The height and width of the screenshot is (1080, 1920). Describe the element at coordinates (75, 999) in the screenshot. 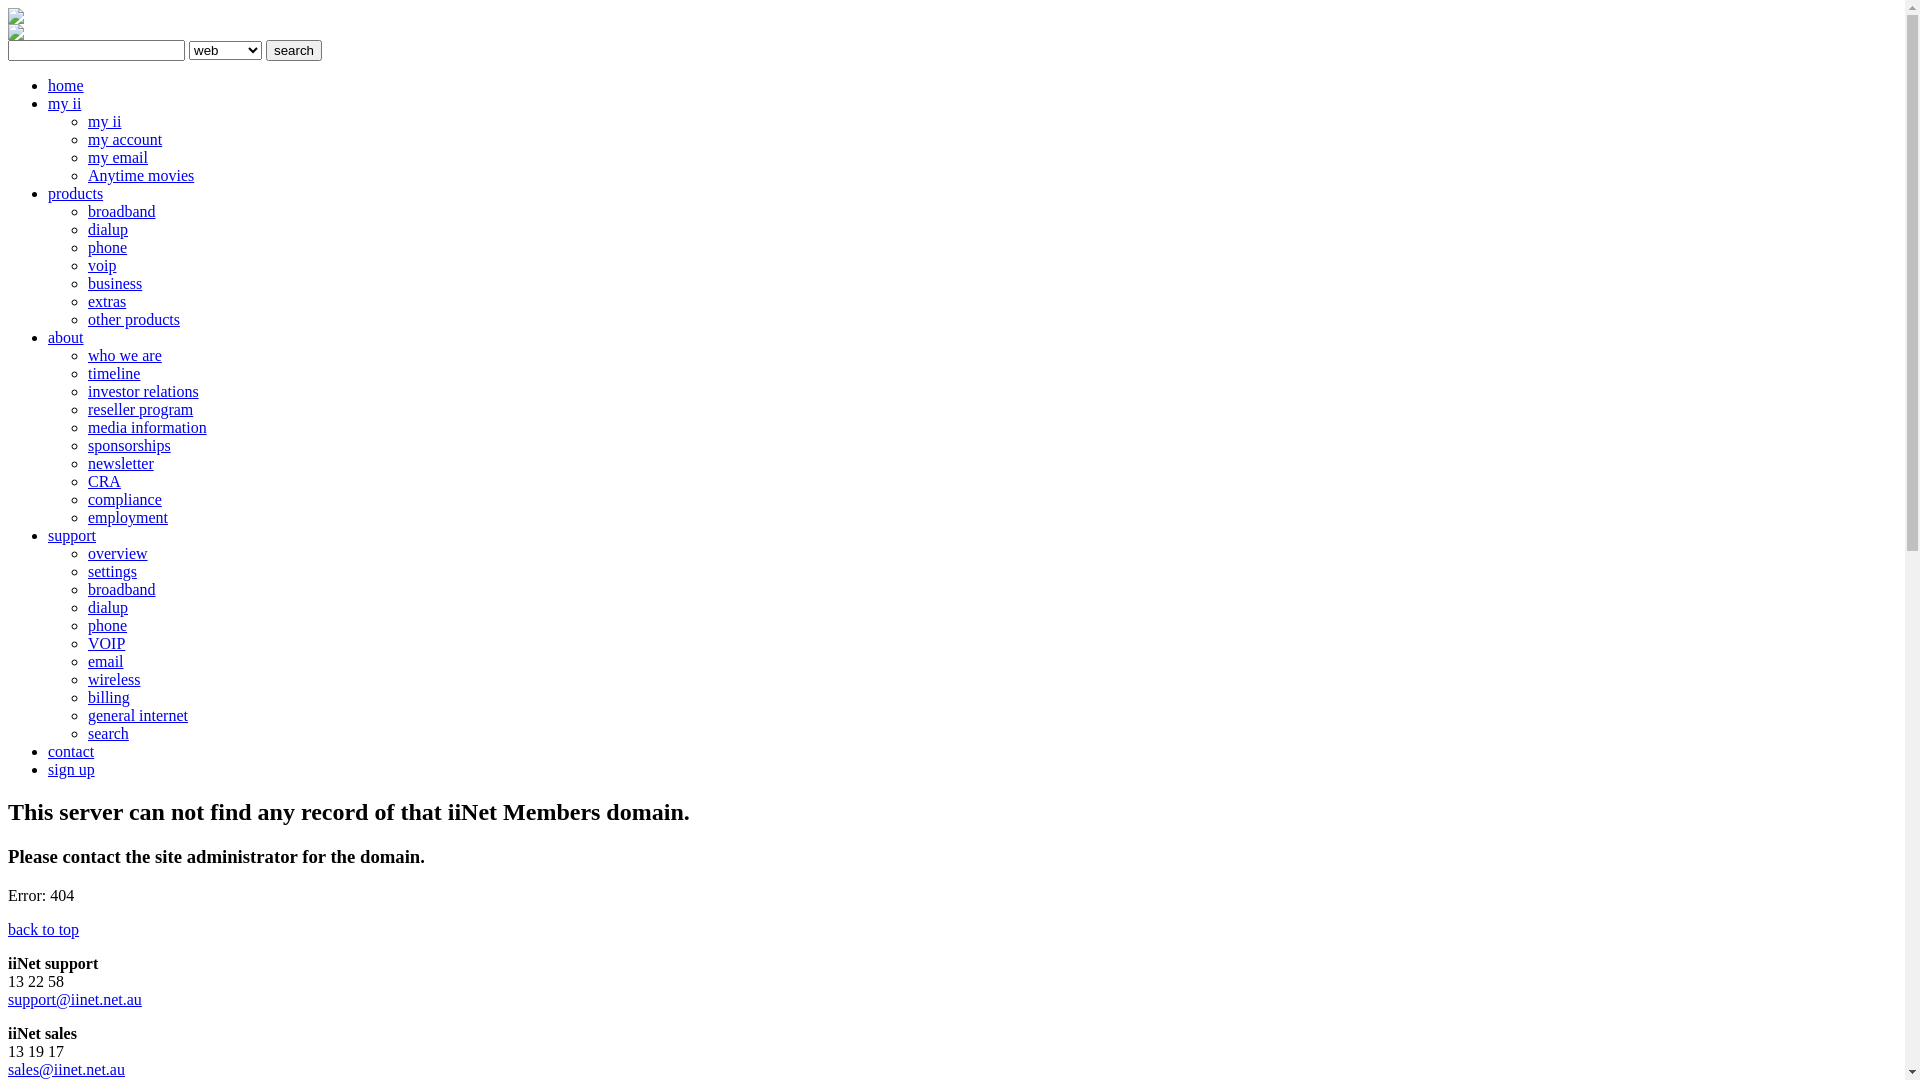

I see `'support@iinet.net.au'` at that location.